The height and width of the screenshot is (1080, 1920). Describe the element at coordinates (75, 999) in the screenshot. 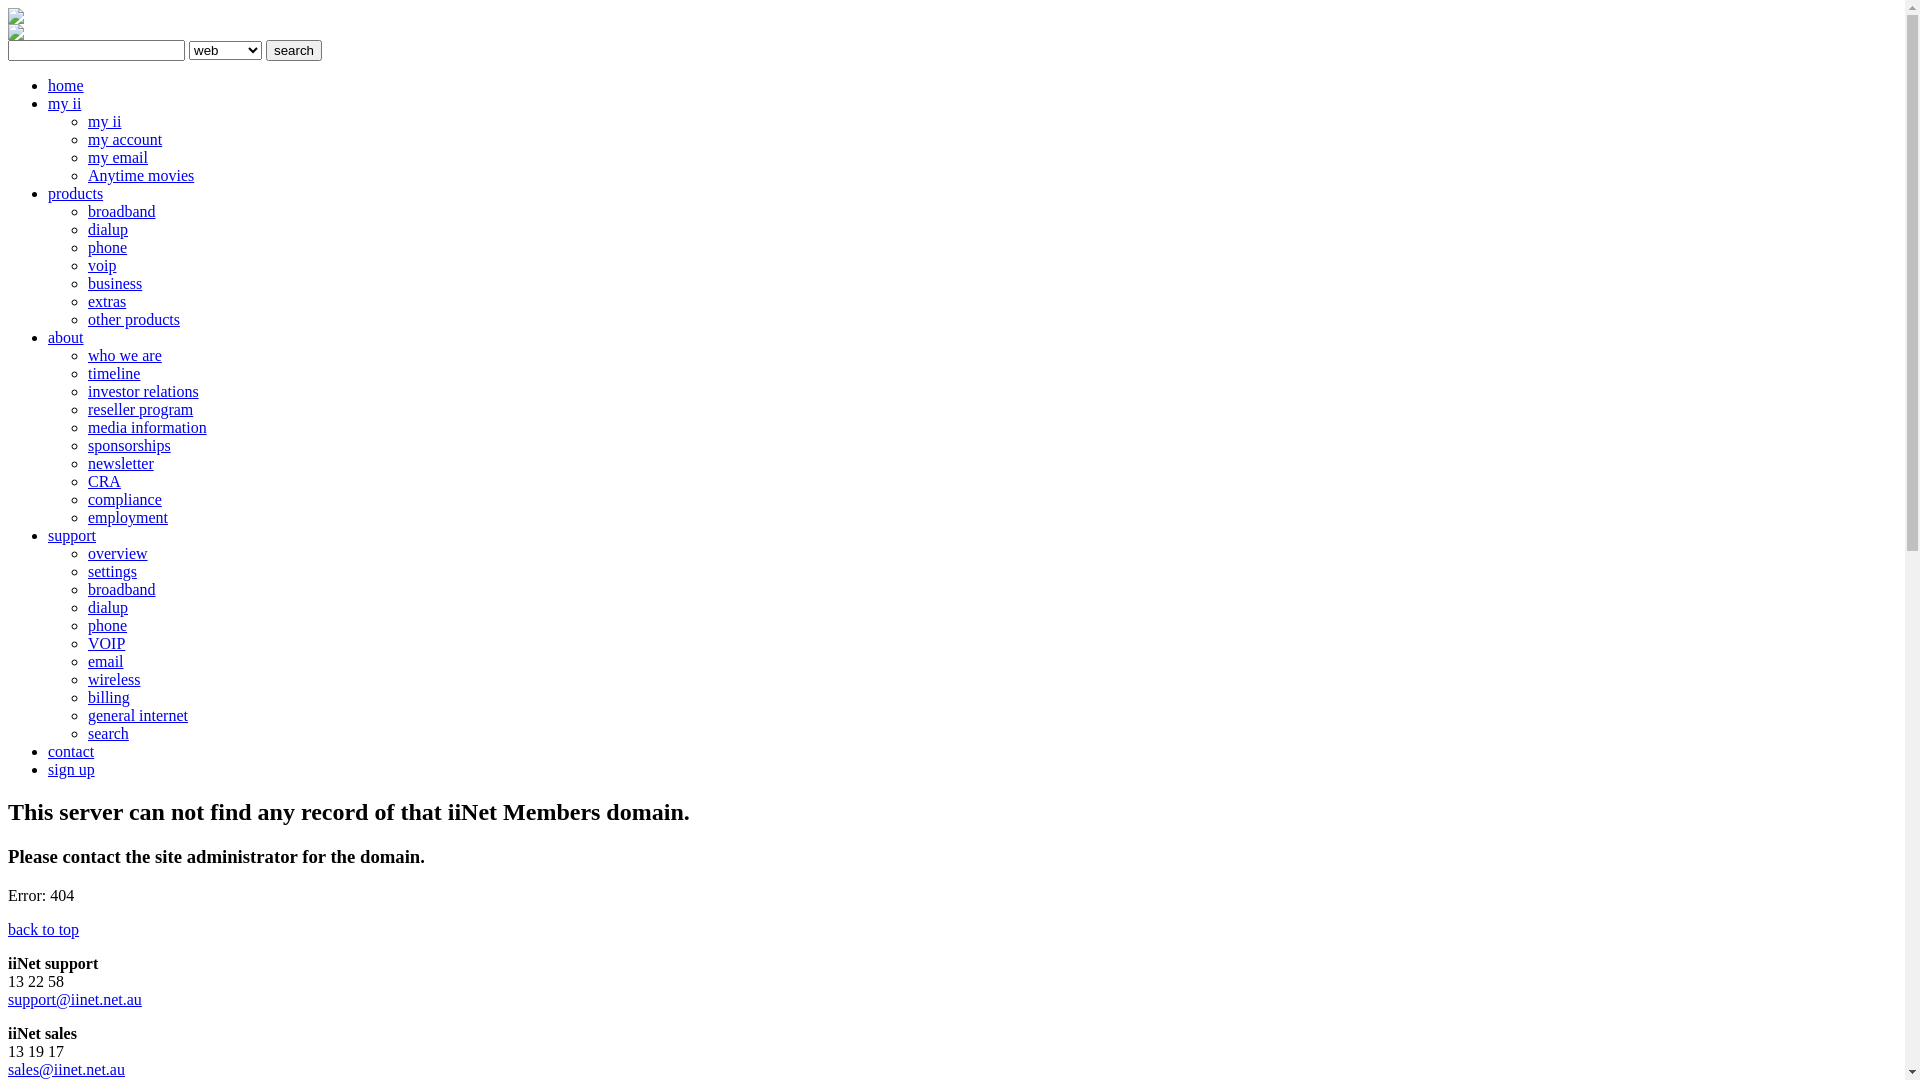

I see `'support@iinet.net.au'` at that location.